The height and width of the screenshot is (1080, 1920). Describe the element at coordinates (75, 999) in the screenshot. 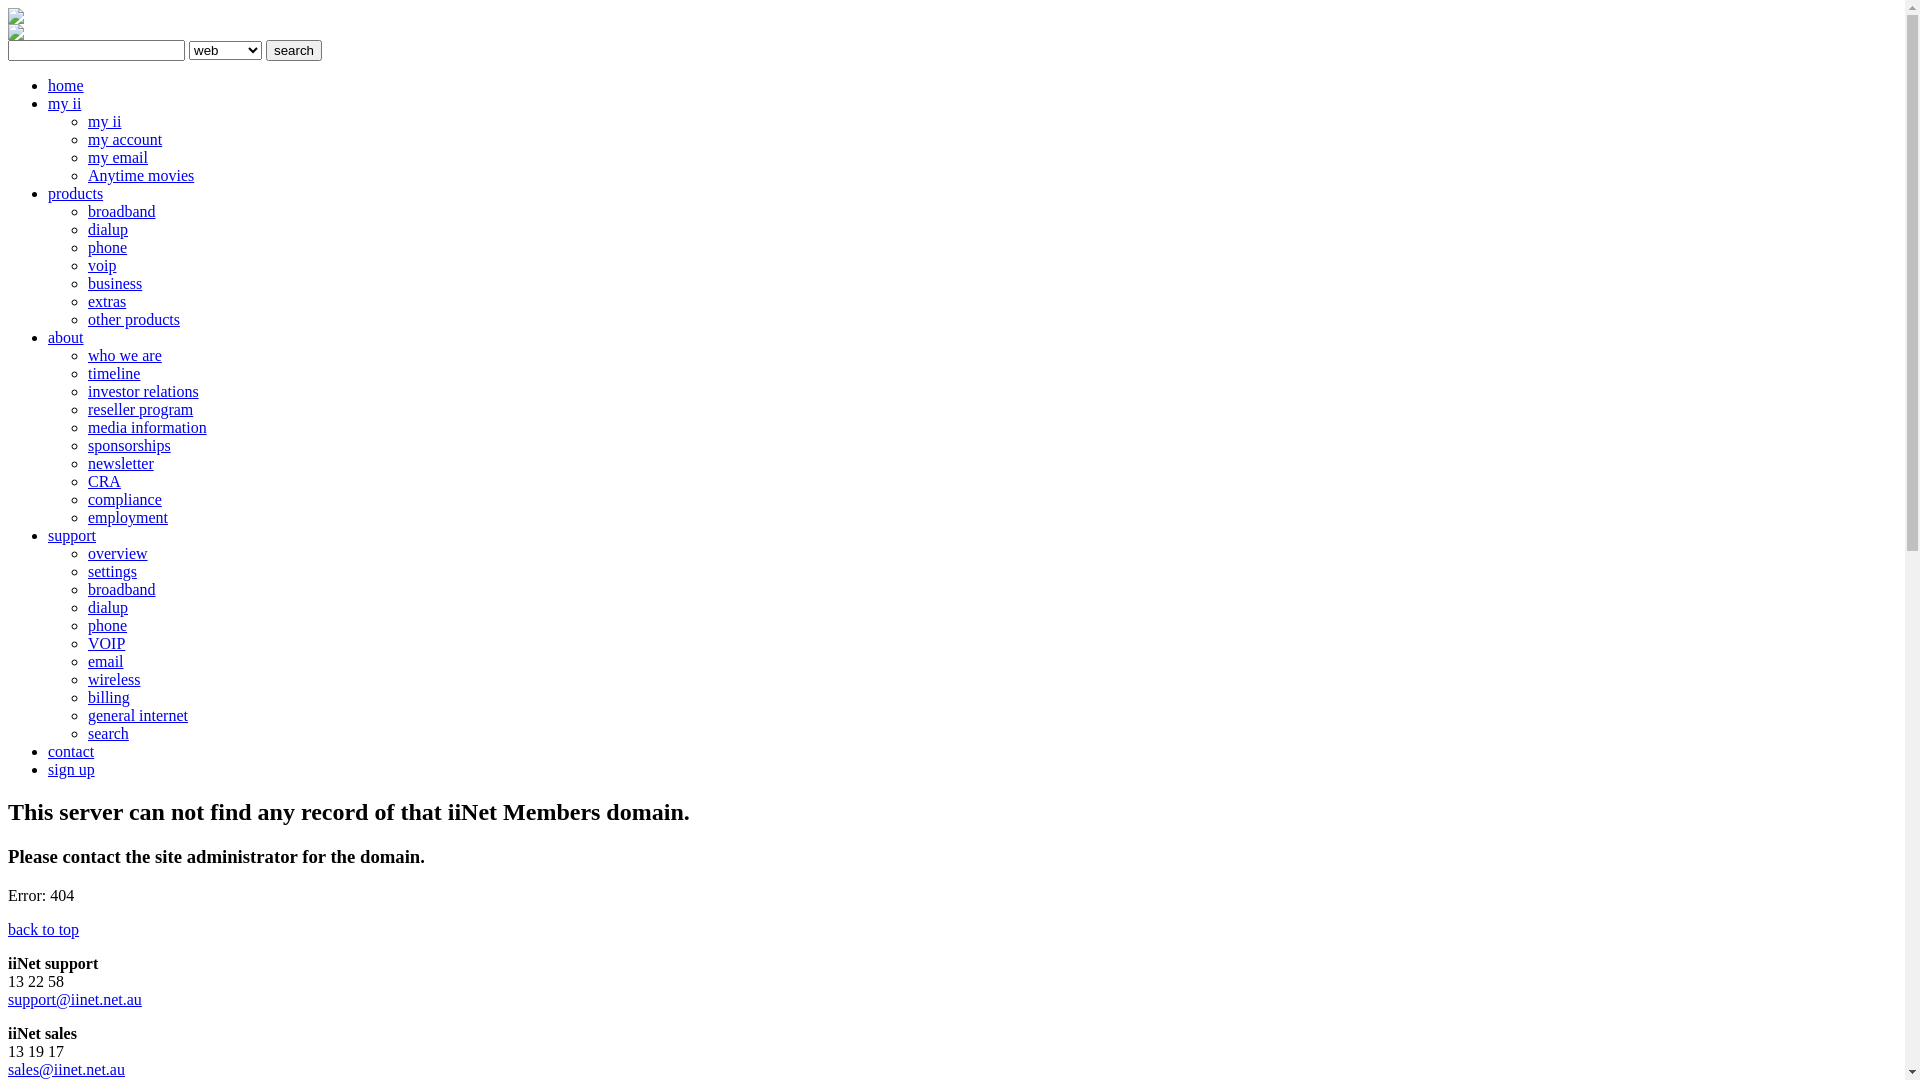

I see `'support@iinet.net.au'` at that location.